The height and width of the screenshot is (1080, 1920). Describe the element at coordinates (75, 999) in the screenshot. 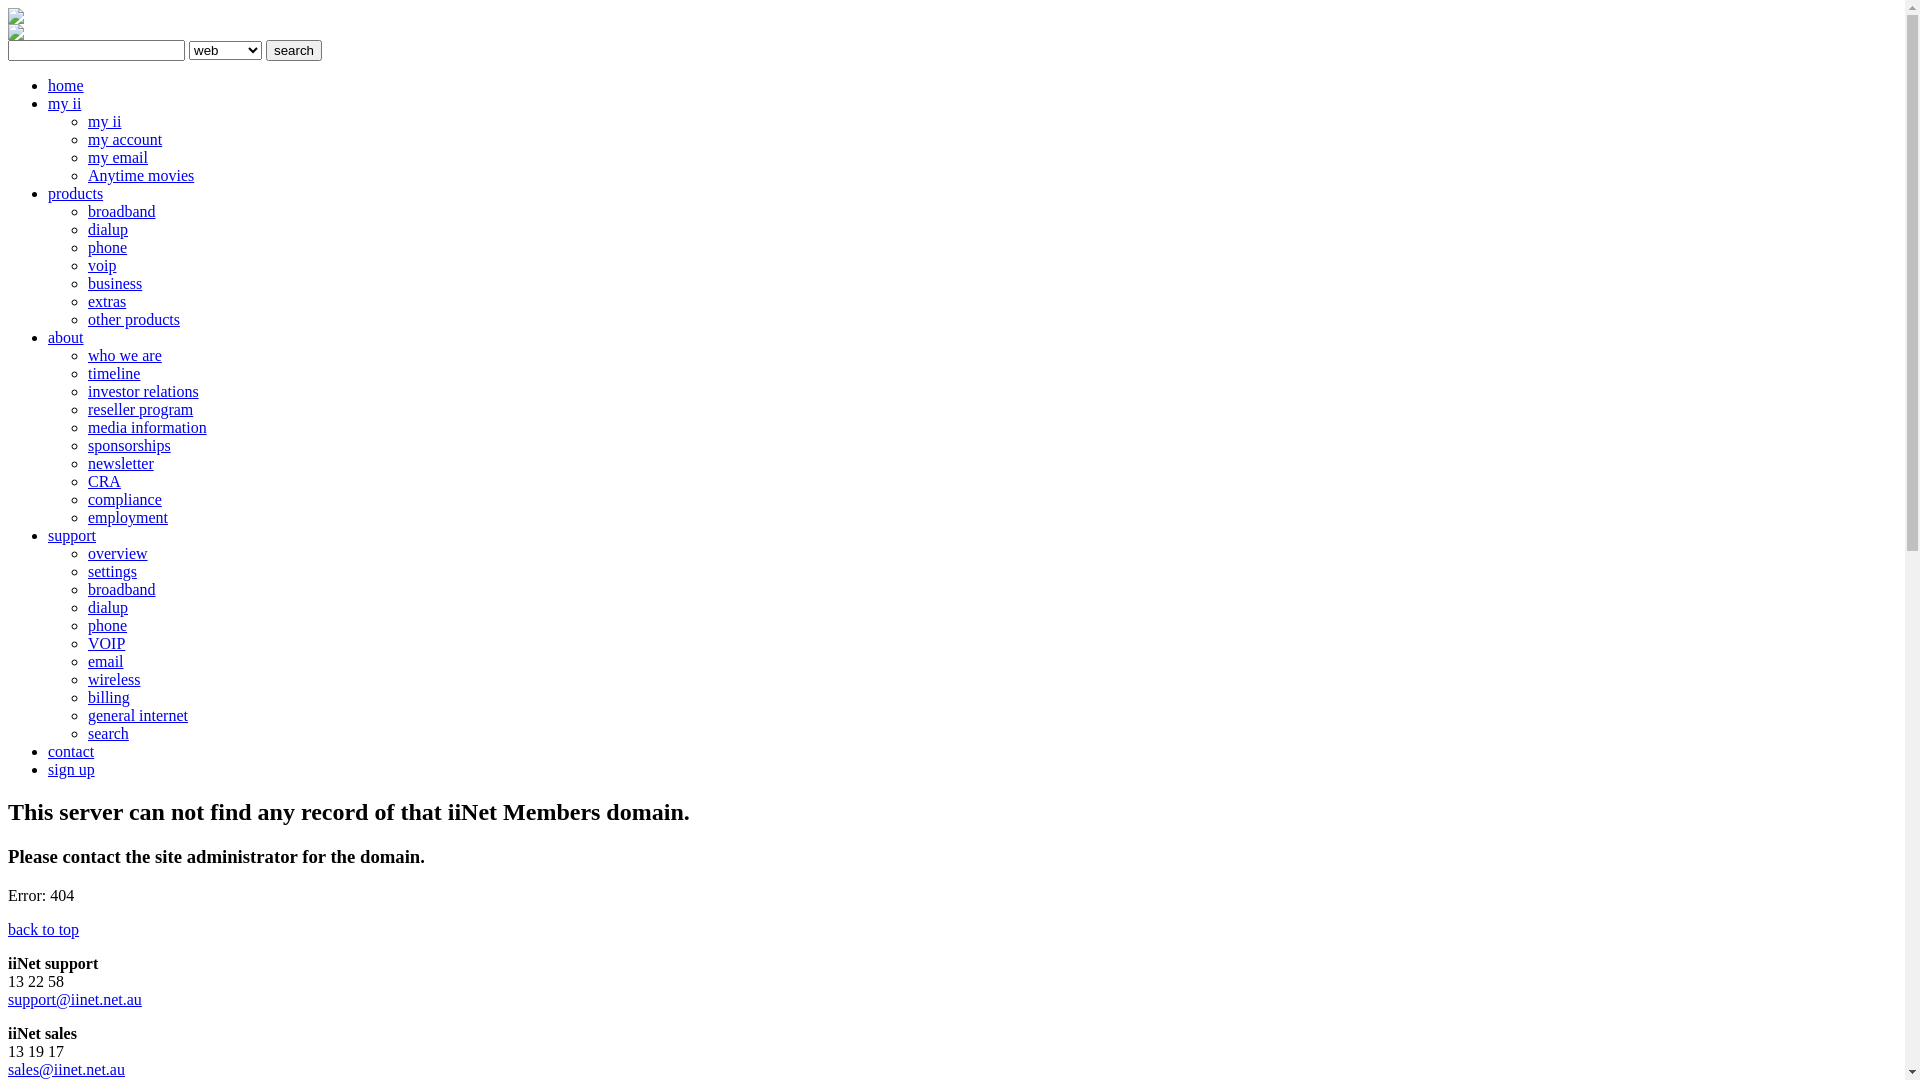

I see `'support@iinet.net.au'` at that location.